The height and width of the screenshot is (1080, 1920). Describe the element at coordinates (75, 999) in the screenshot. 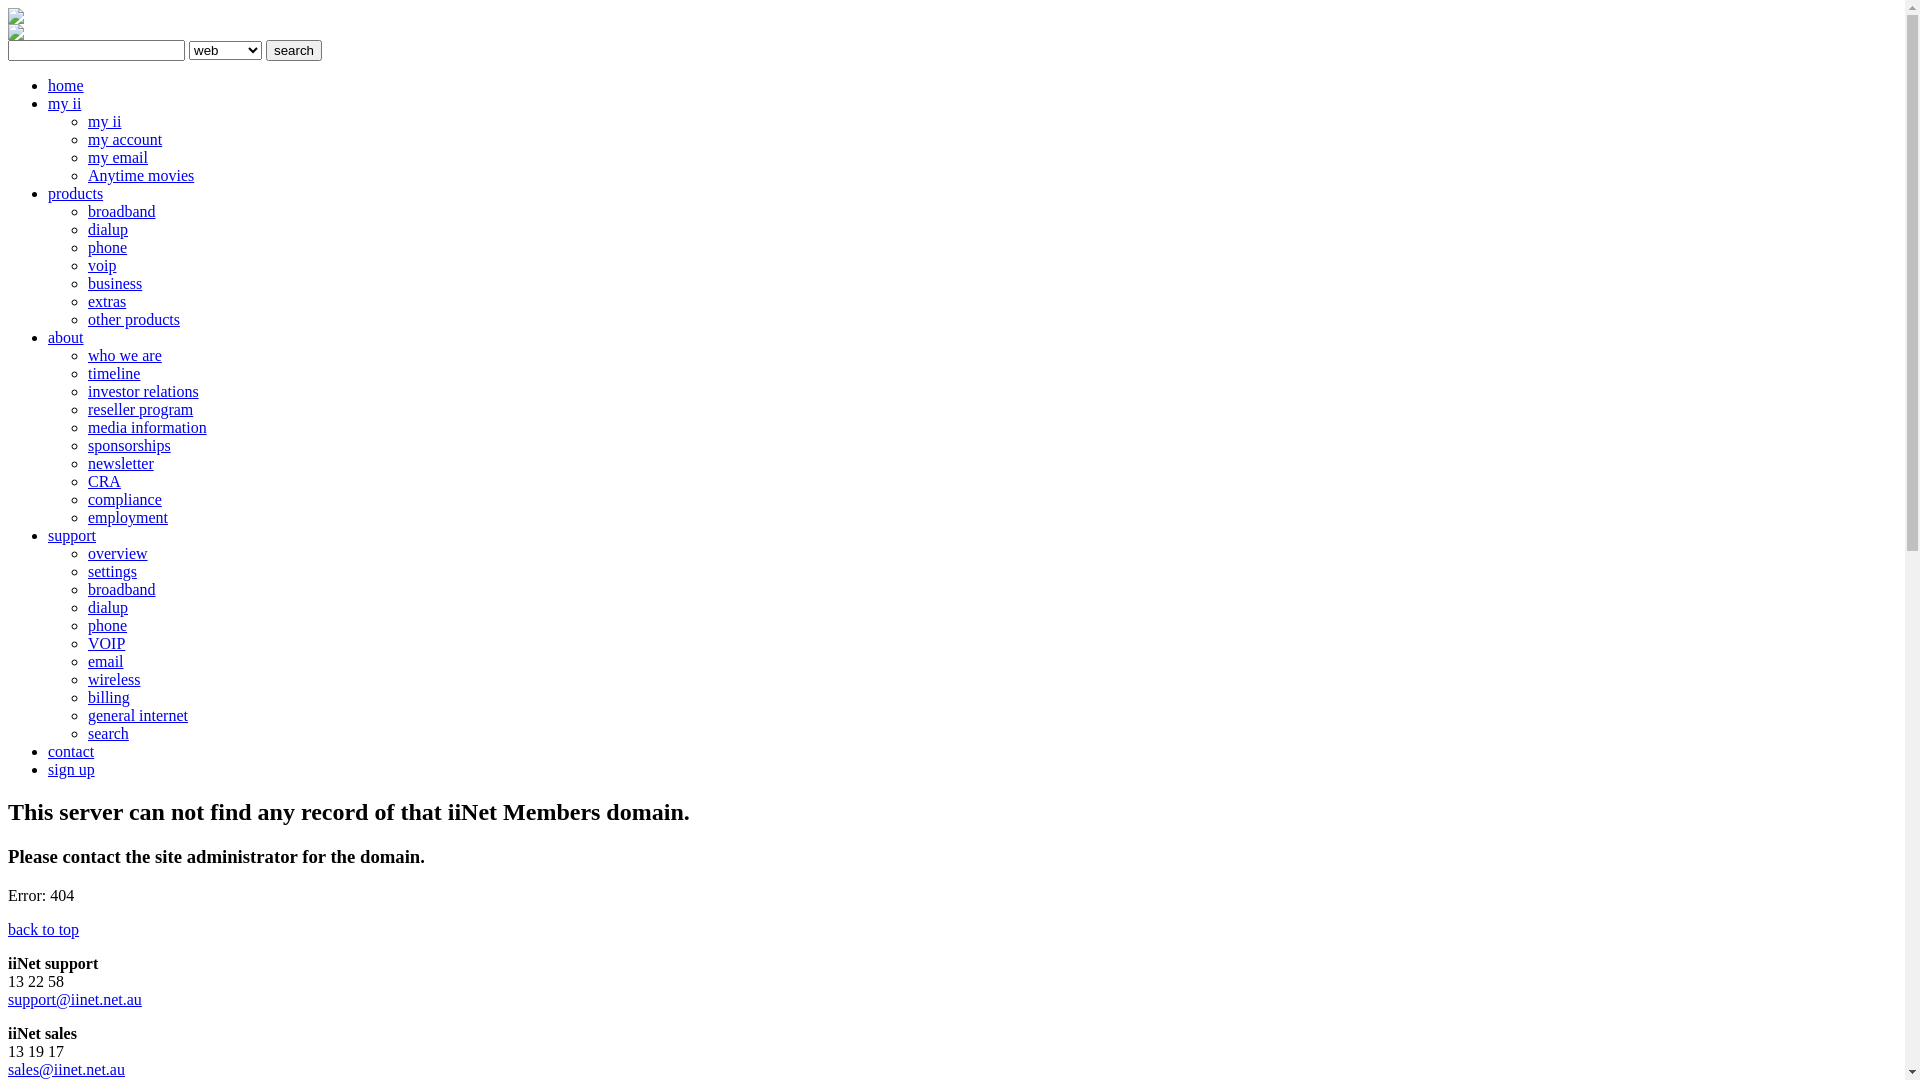

I see `'support@iinet.net.au'` at that location.